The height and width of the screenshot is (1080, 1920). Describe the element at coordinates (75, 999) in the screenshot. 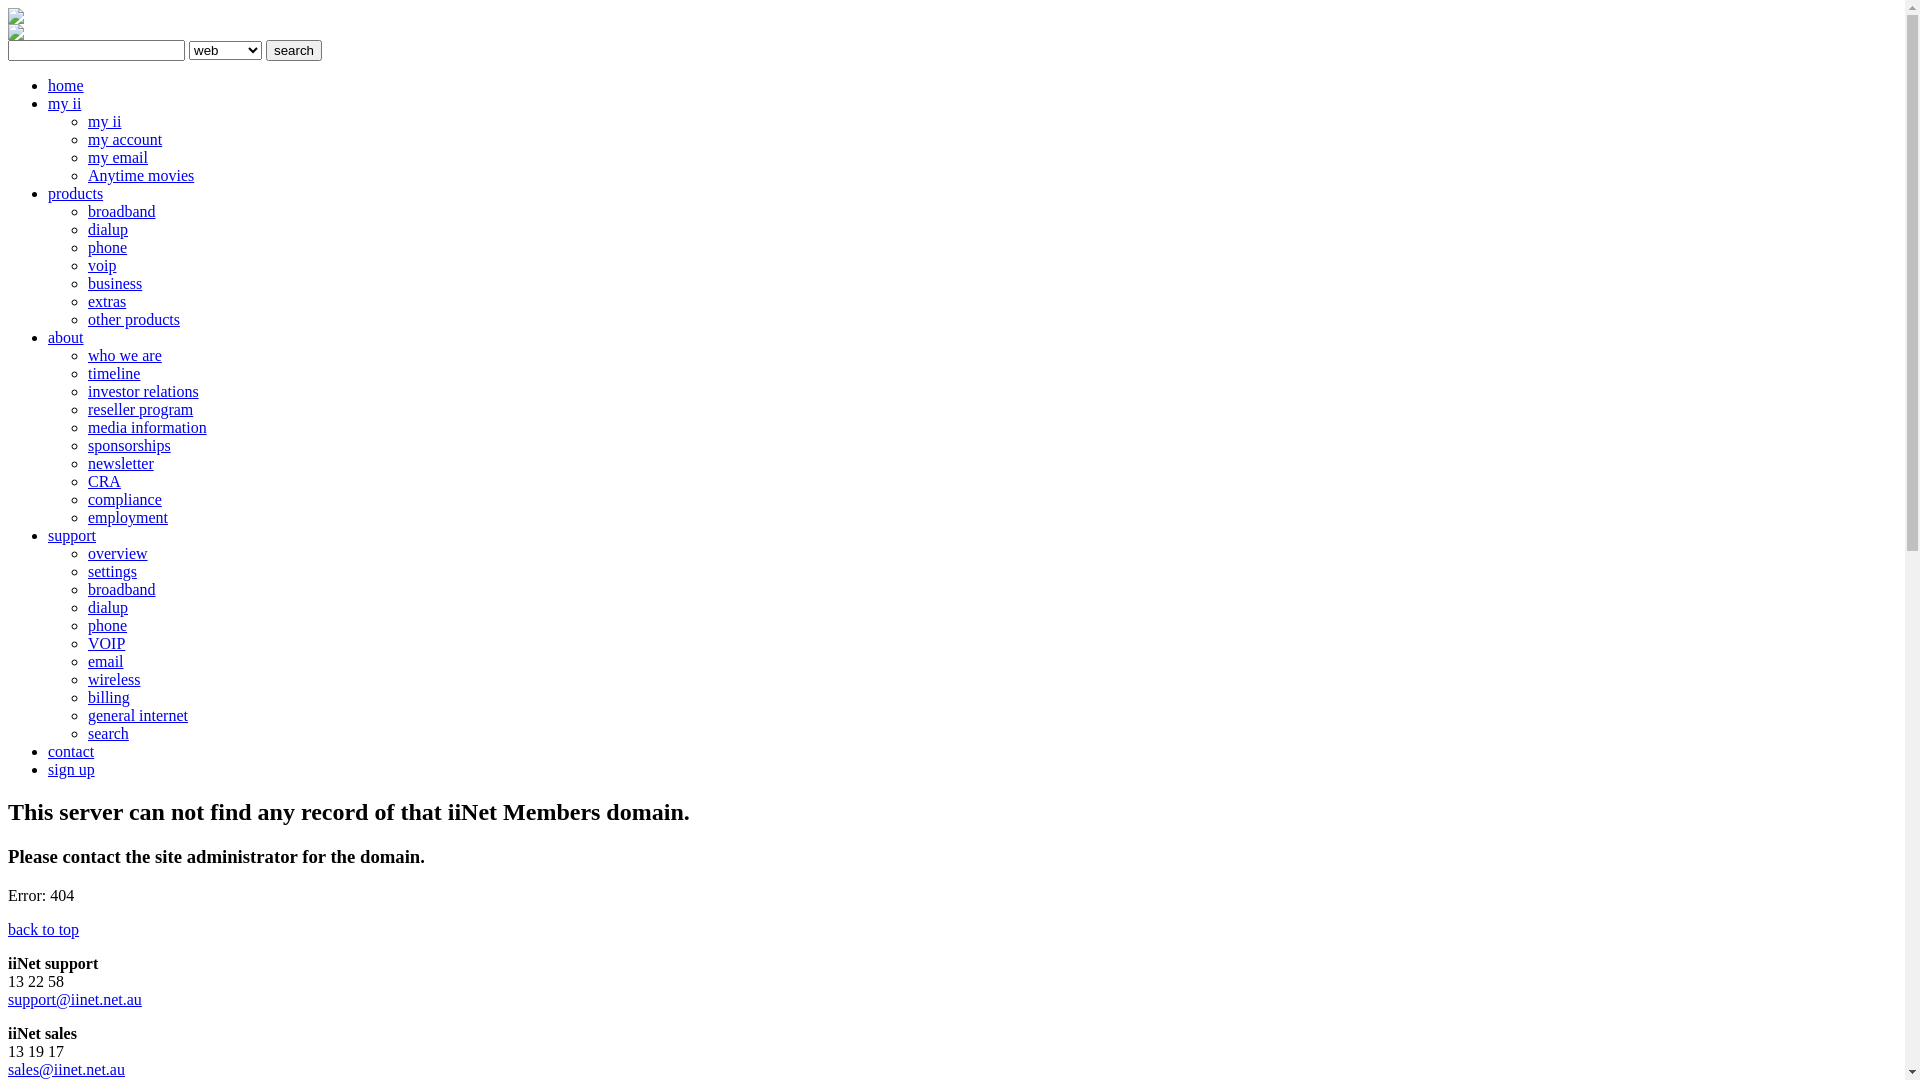

I see `'support@iinet.net.au'` at that location.